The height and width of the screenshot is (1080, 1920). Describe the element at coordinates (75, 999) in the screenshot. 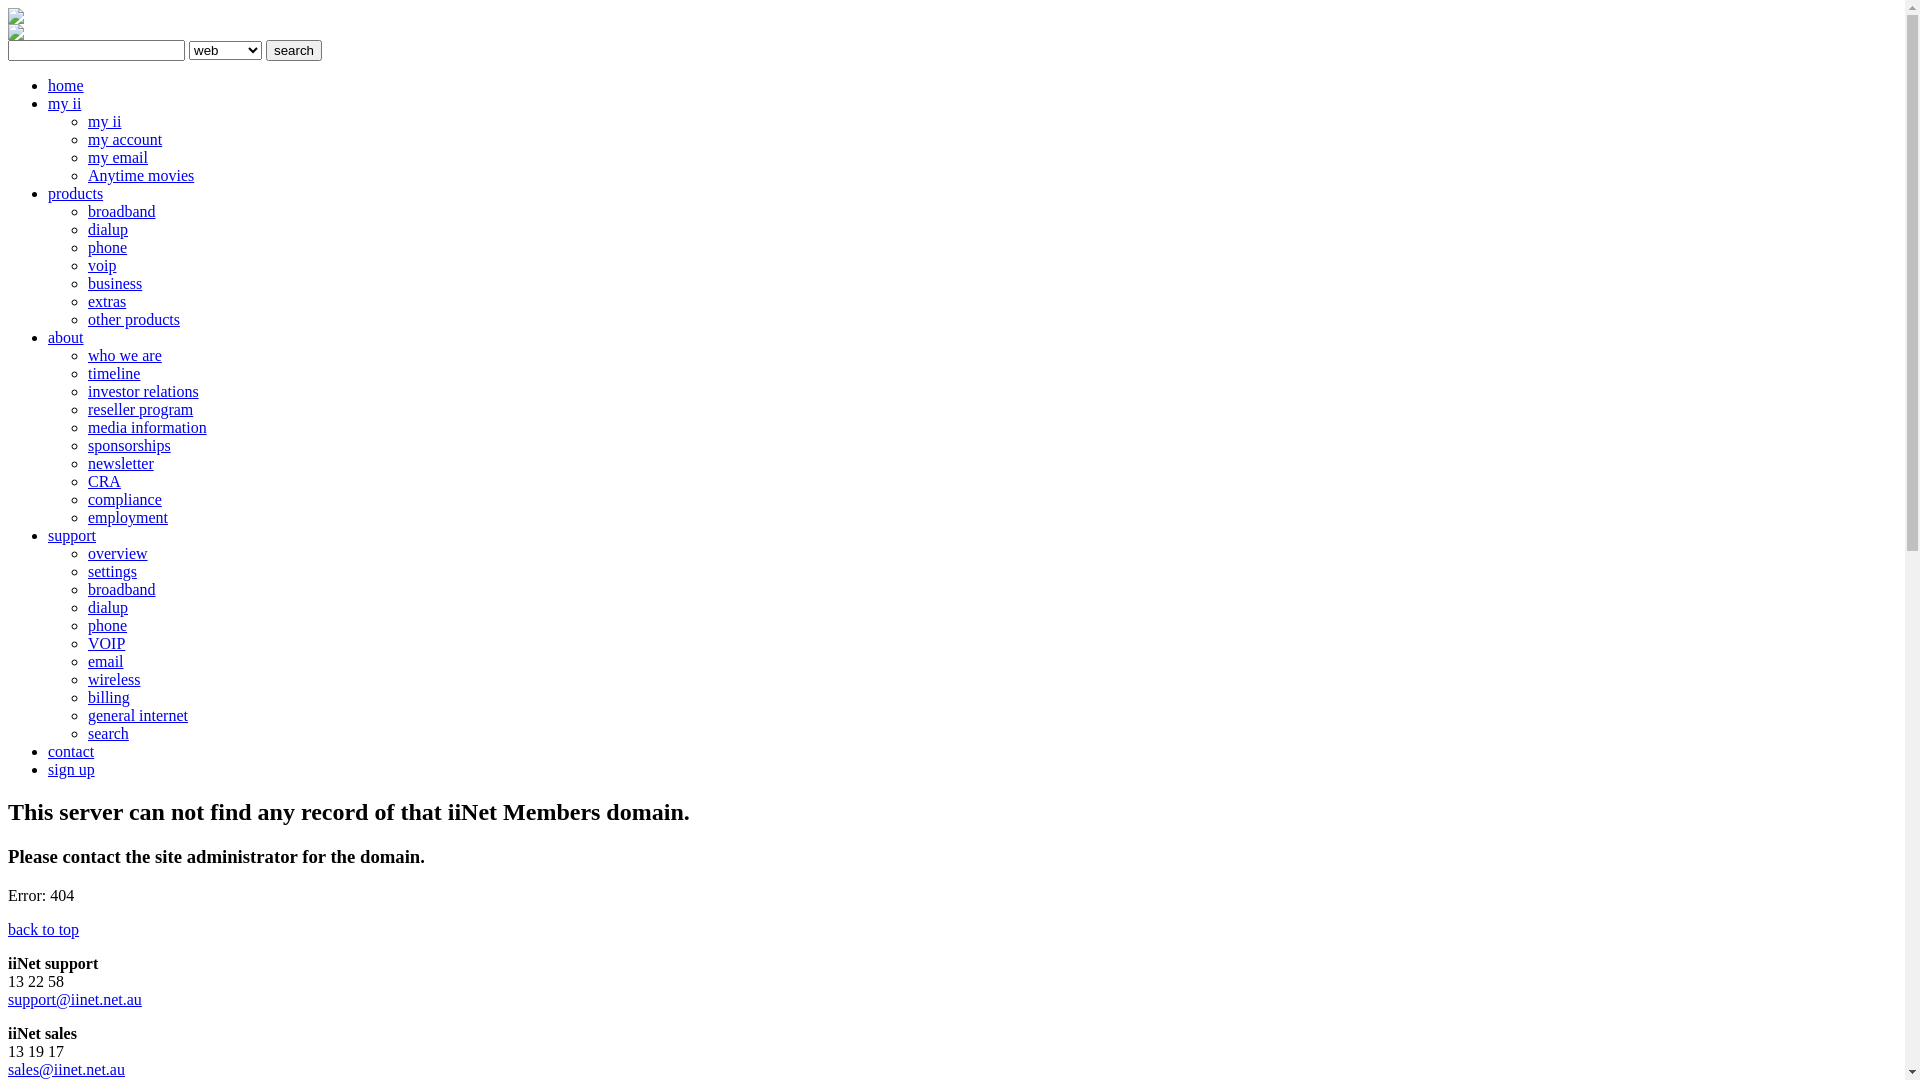

I see `'support@iinet.net.au'` at that location.